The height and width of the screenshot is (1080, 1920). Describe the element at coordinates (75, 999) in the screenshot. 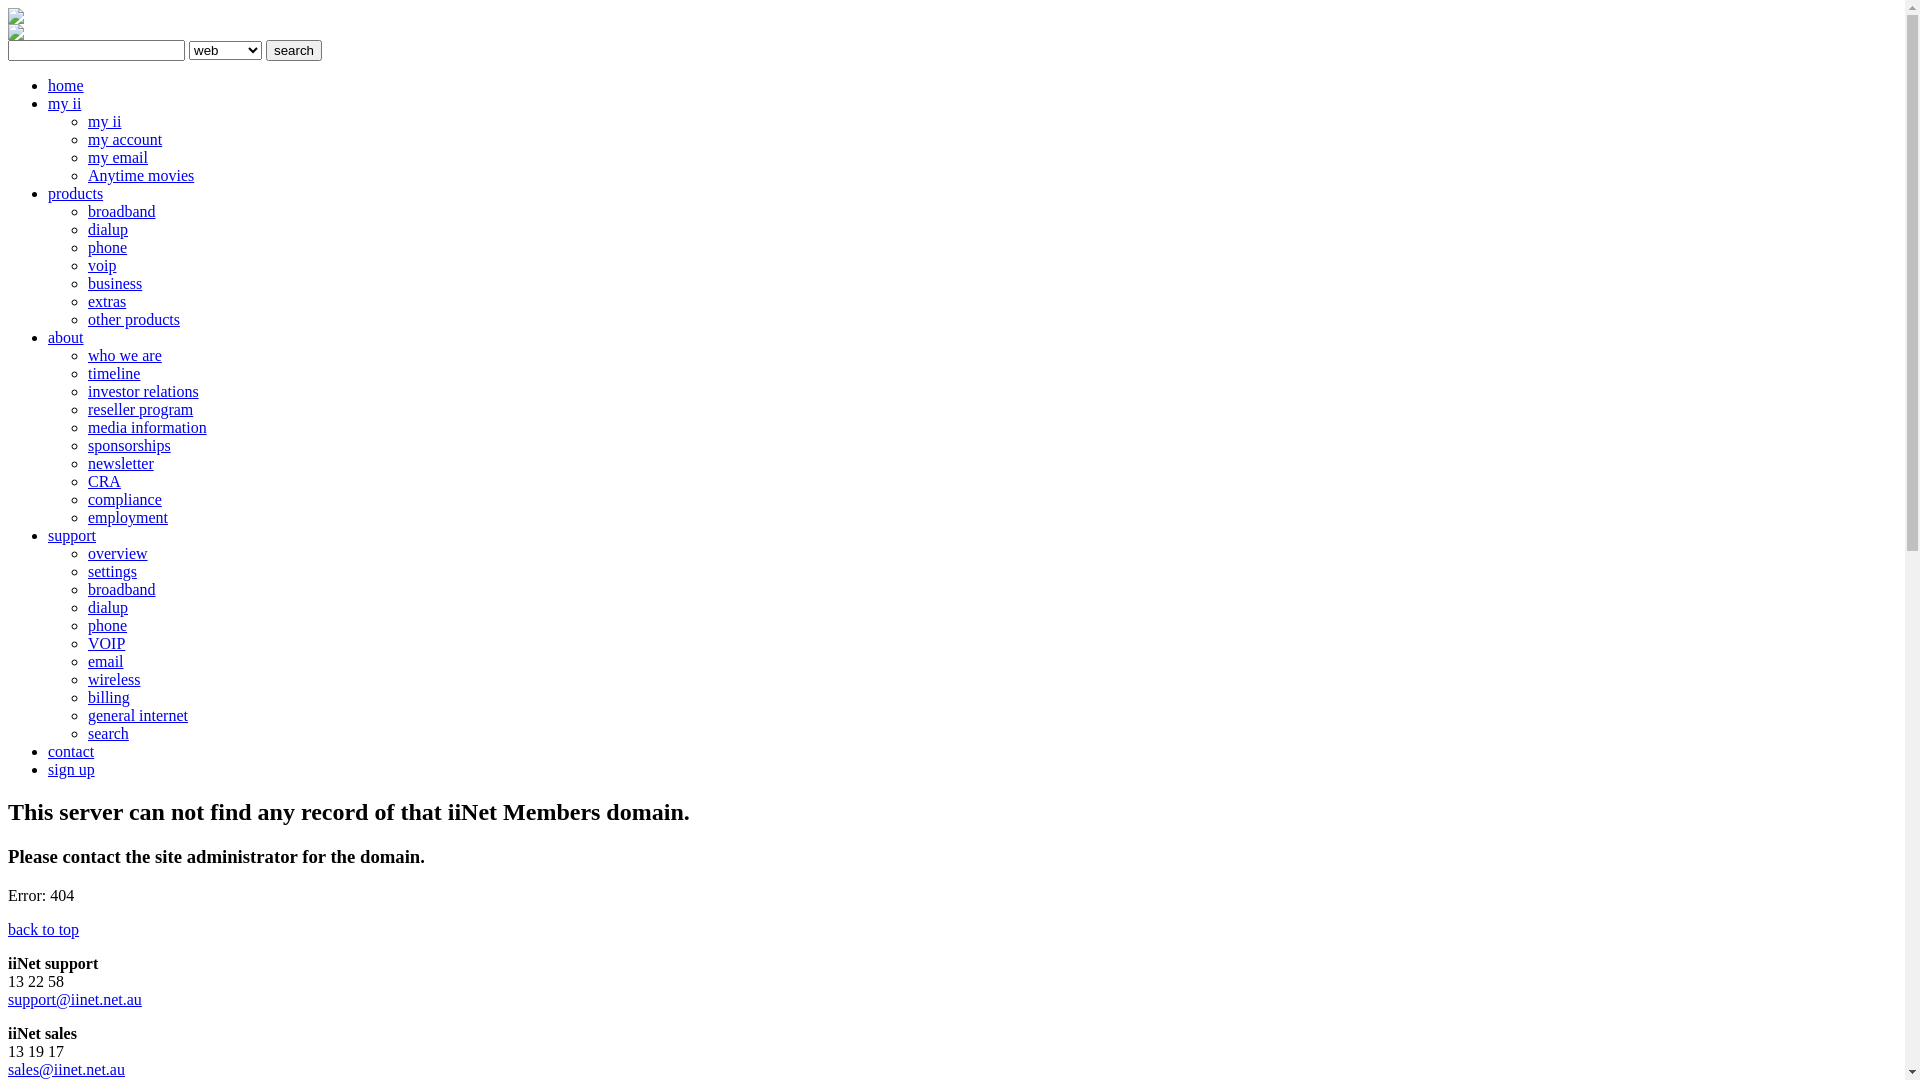

I see `'support@iinet.net.au'` at that location.